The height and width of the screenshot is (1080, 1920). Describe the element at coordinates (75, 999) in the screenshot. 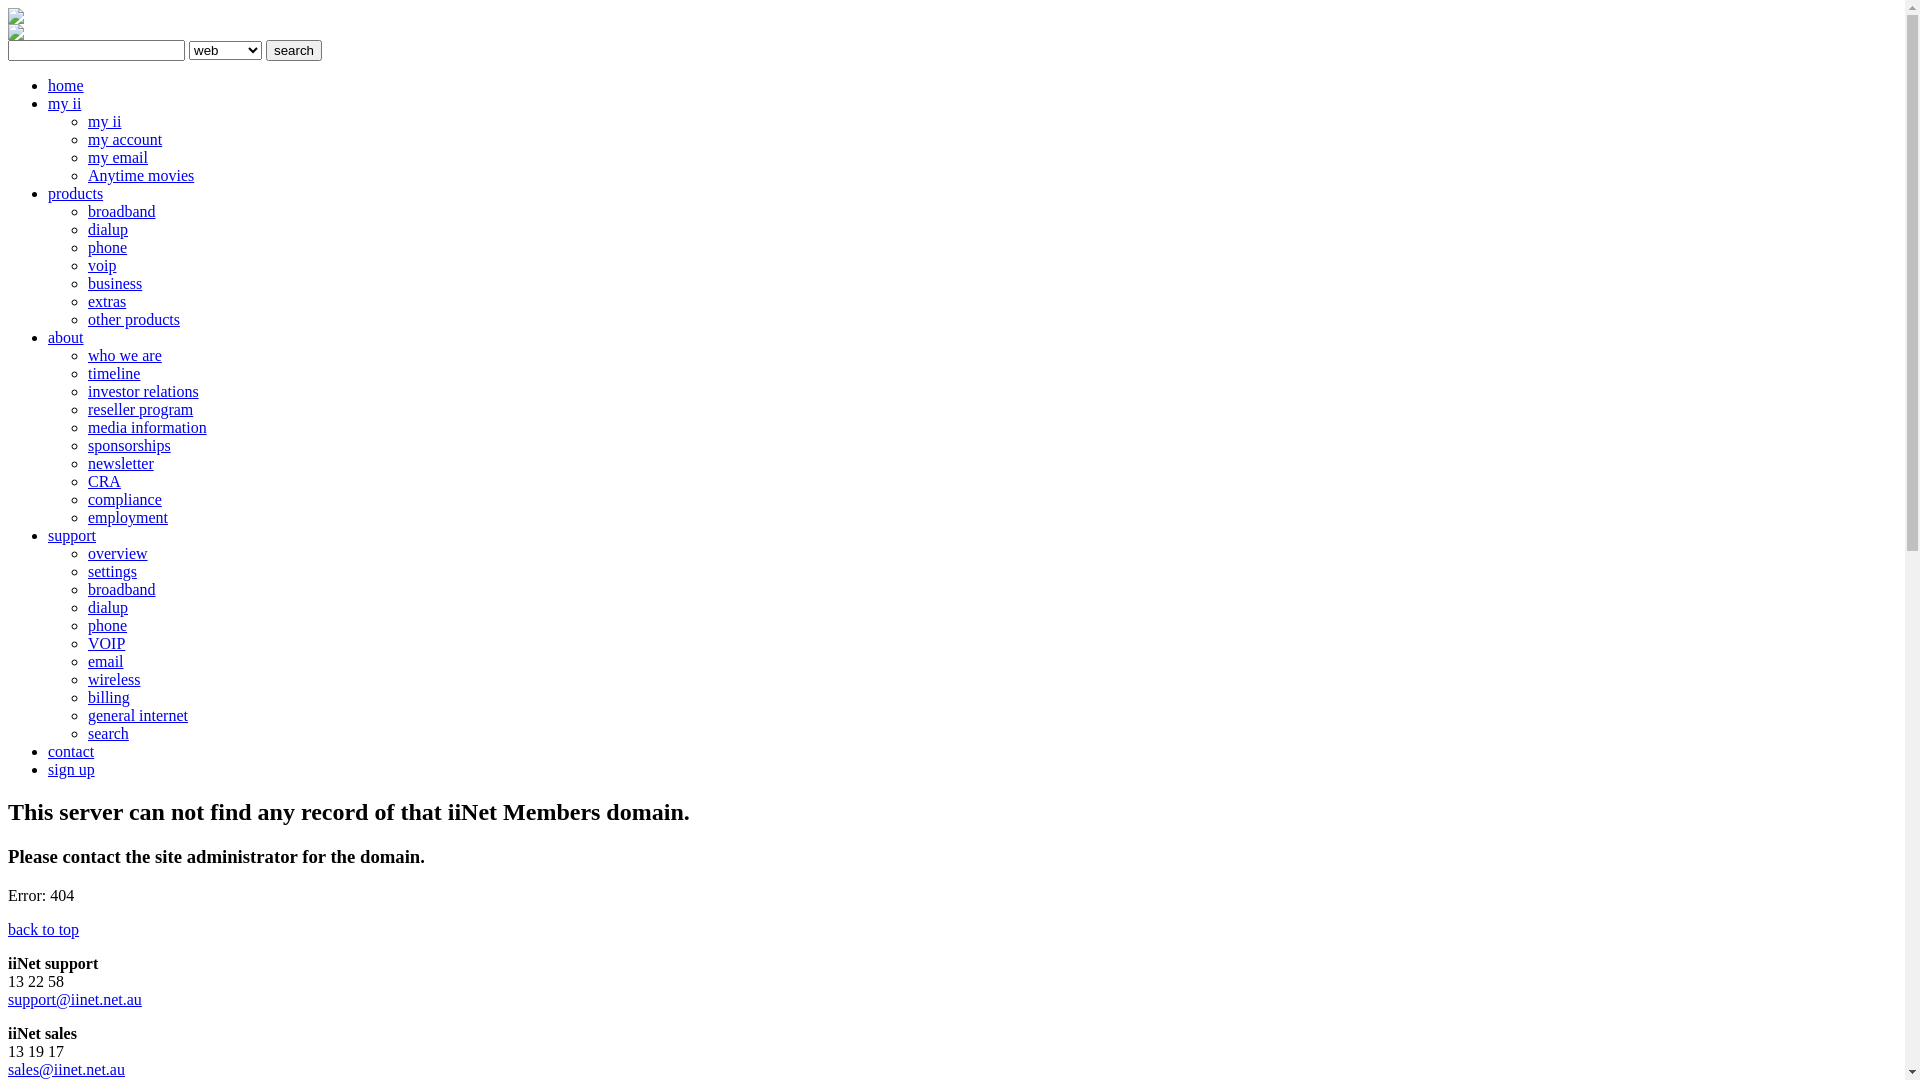

I see `'support@iinet.net.au'` at that location.